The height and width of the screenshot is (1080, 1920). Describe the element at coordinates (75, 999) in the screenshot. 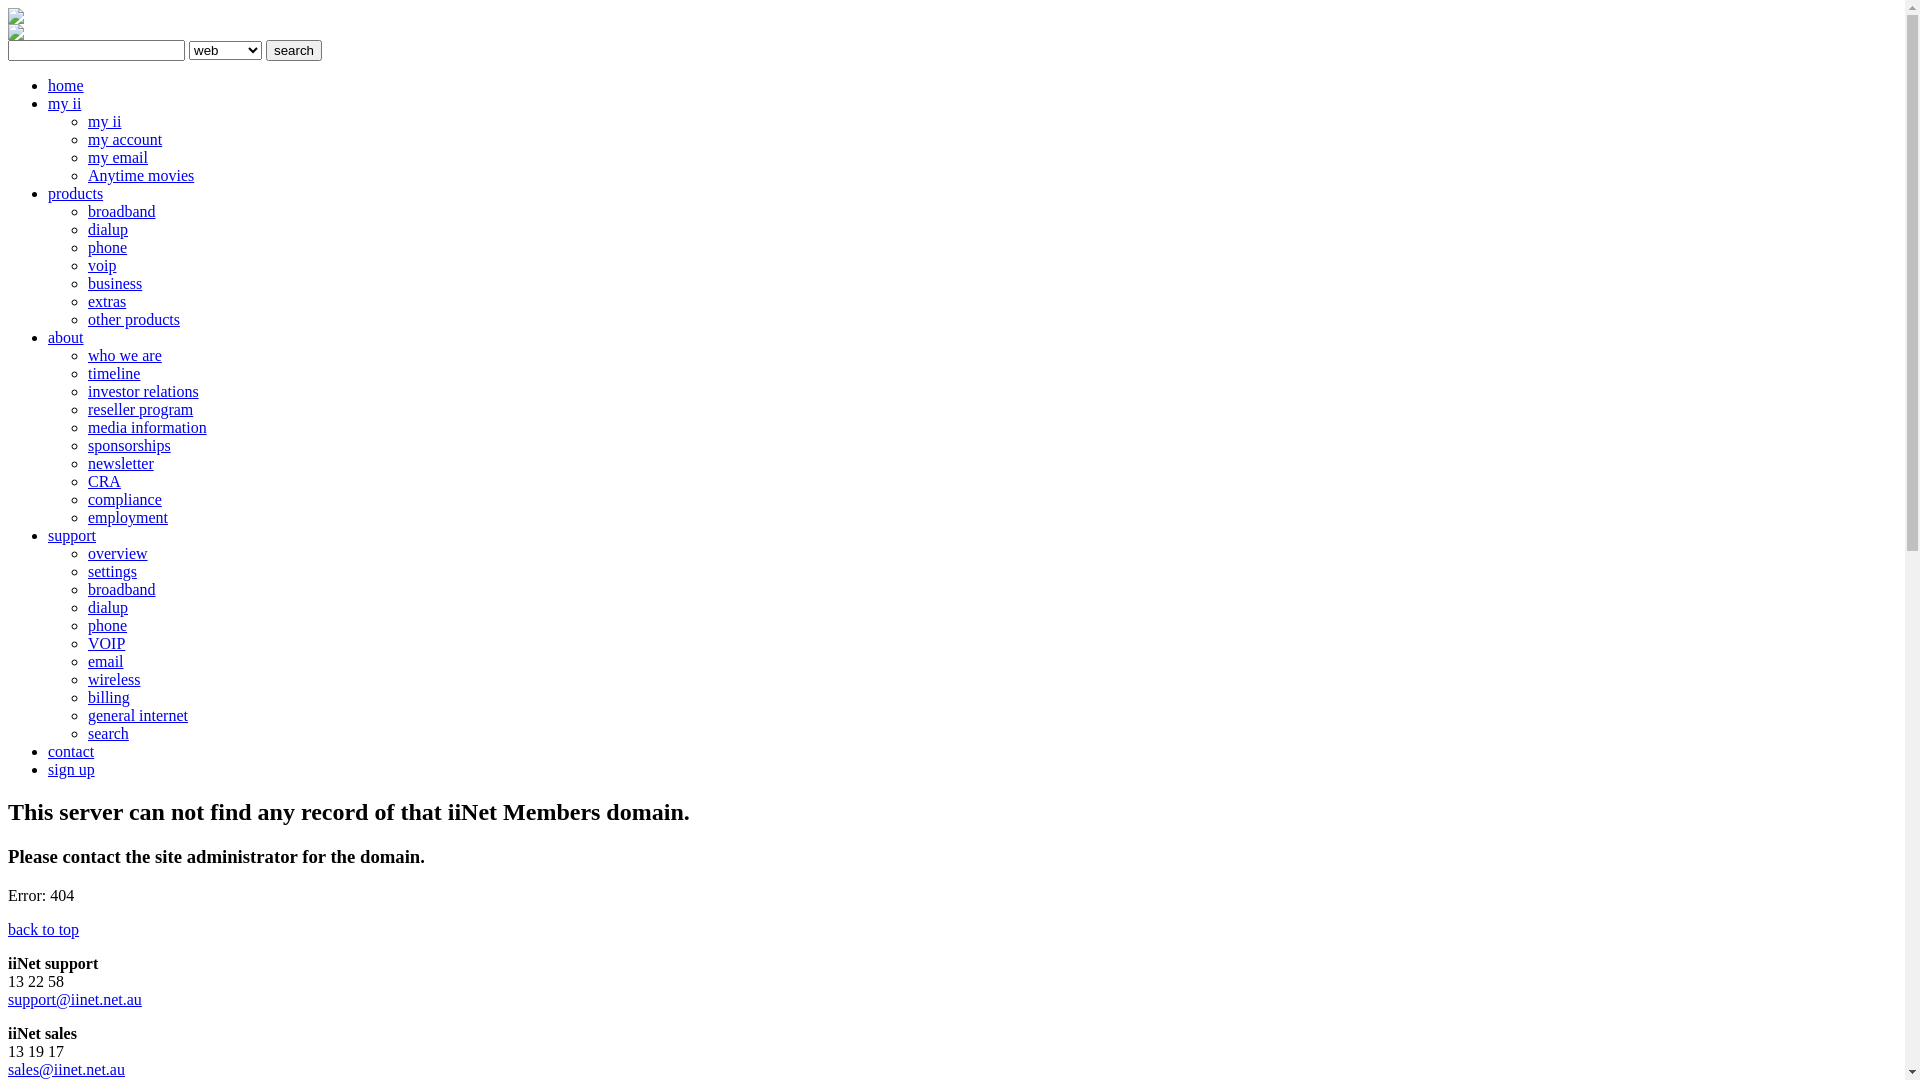

I see `'support@iinet.net.au'` at that location.